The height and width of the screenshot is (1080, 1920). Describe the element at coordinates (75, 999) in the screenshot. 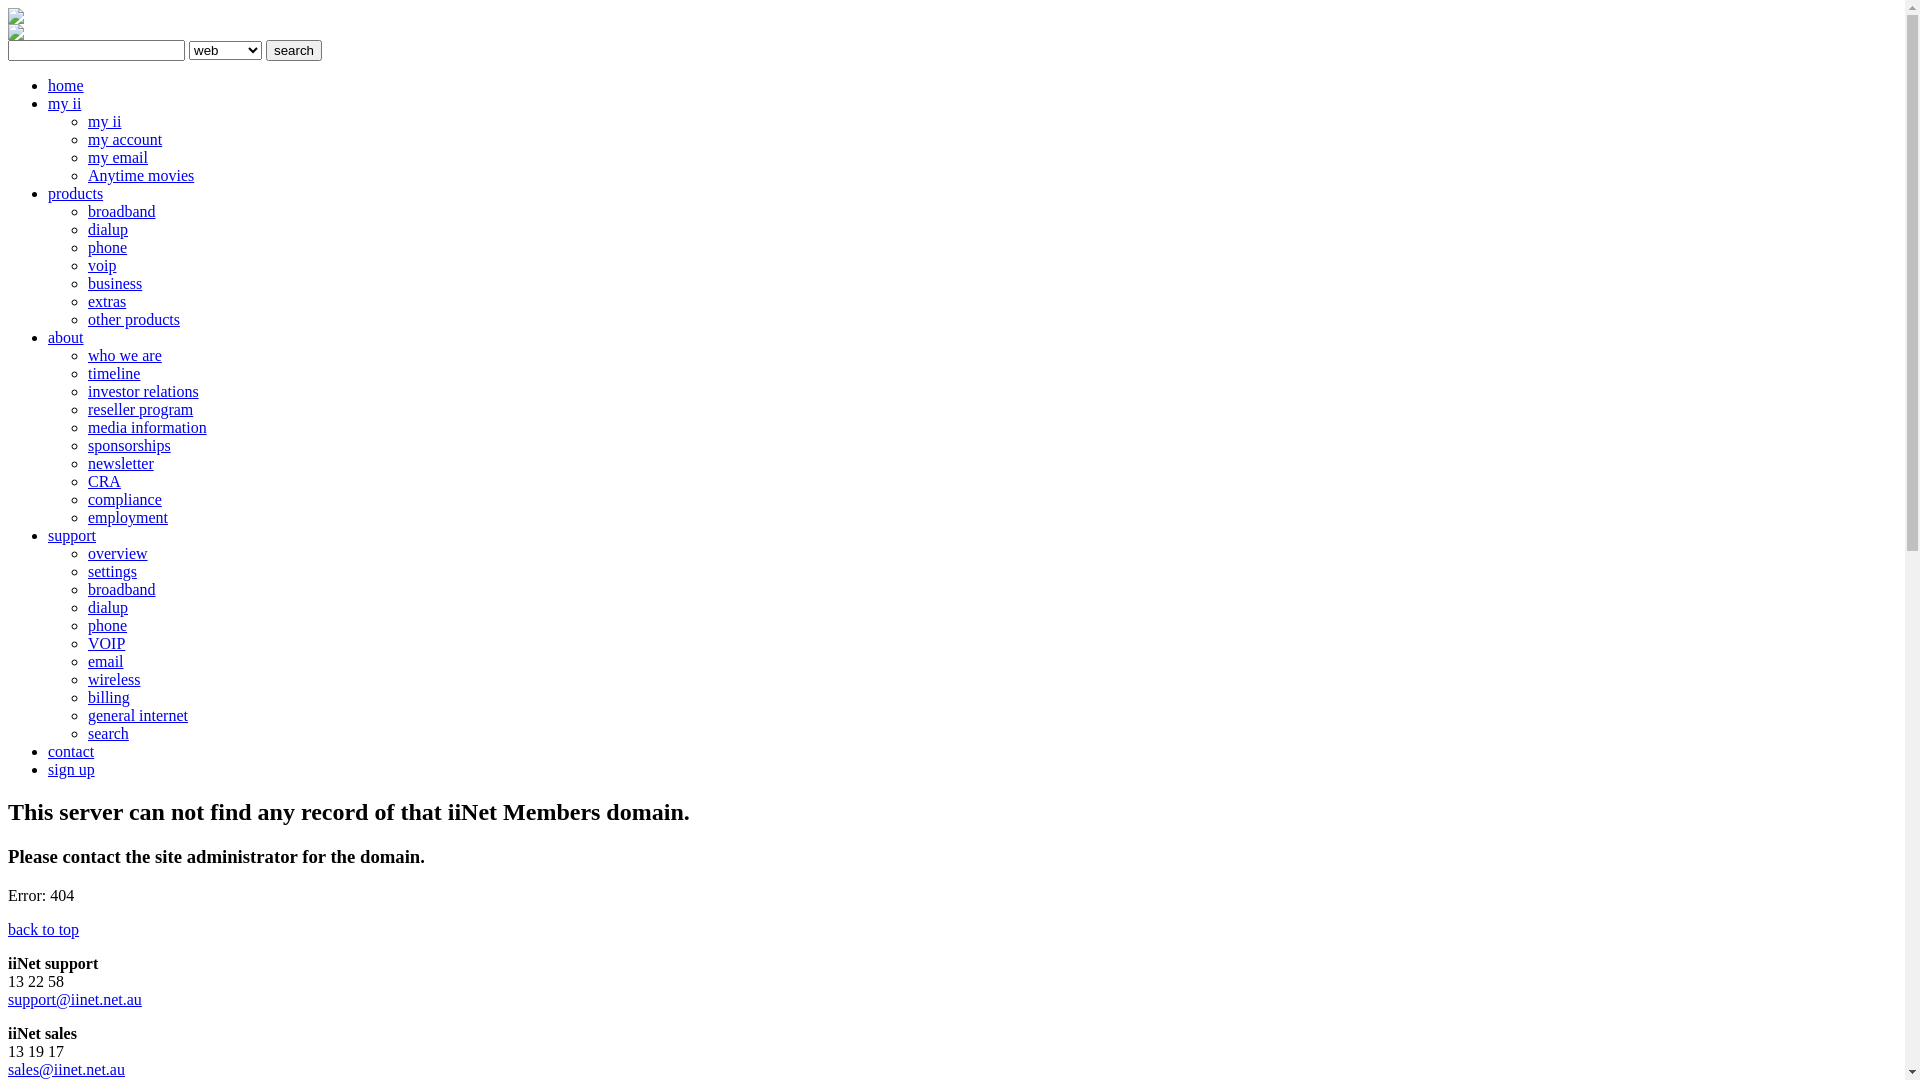

I see `'support@iinet.net.au'` at that location.